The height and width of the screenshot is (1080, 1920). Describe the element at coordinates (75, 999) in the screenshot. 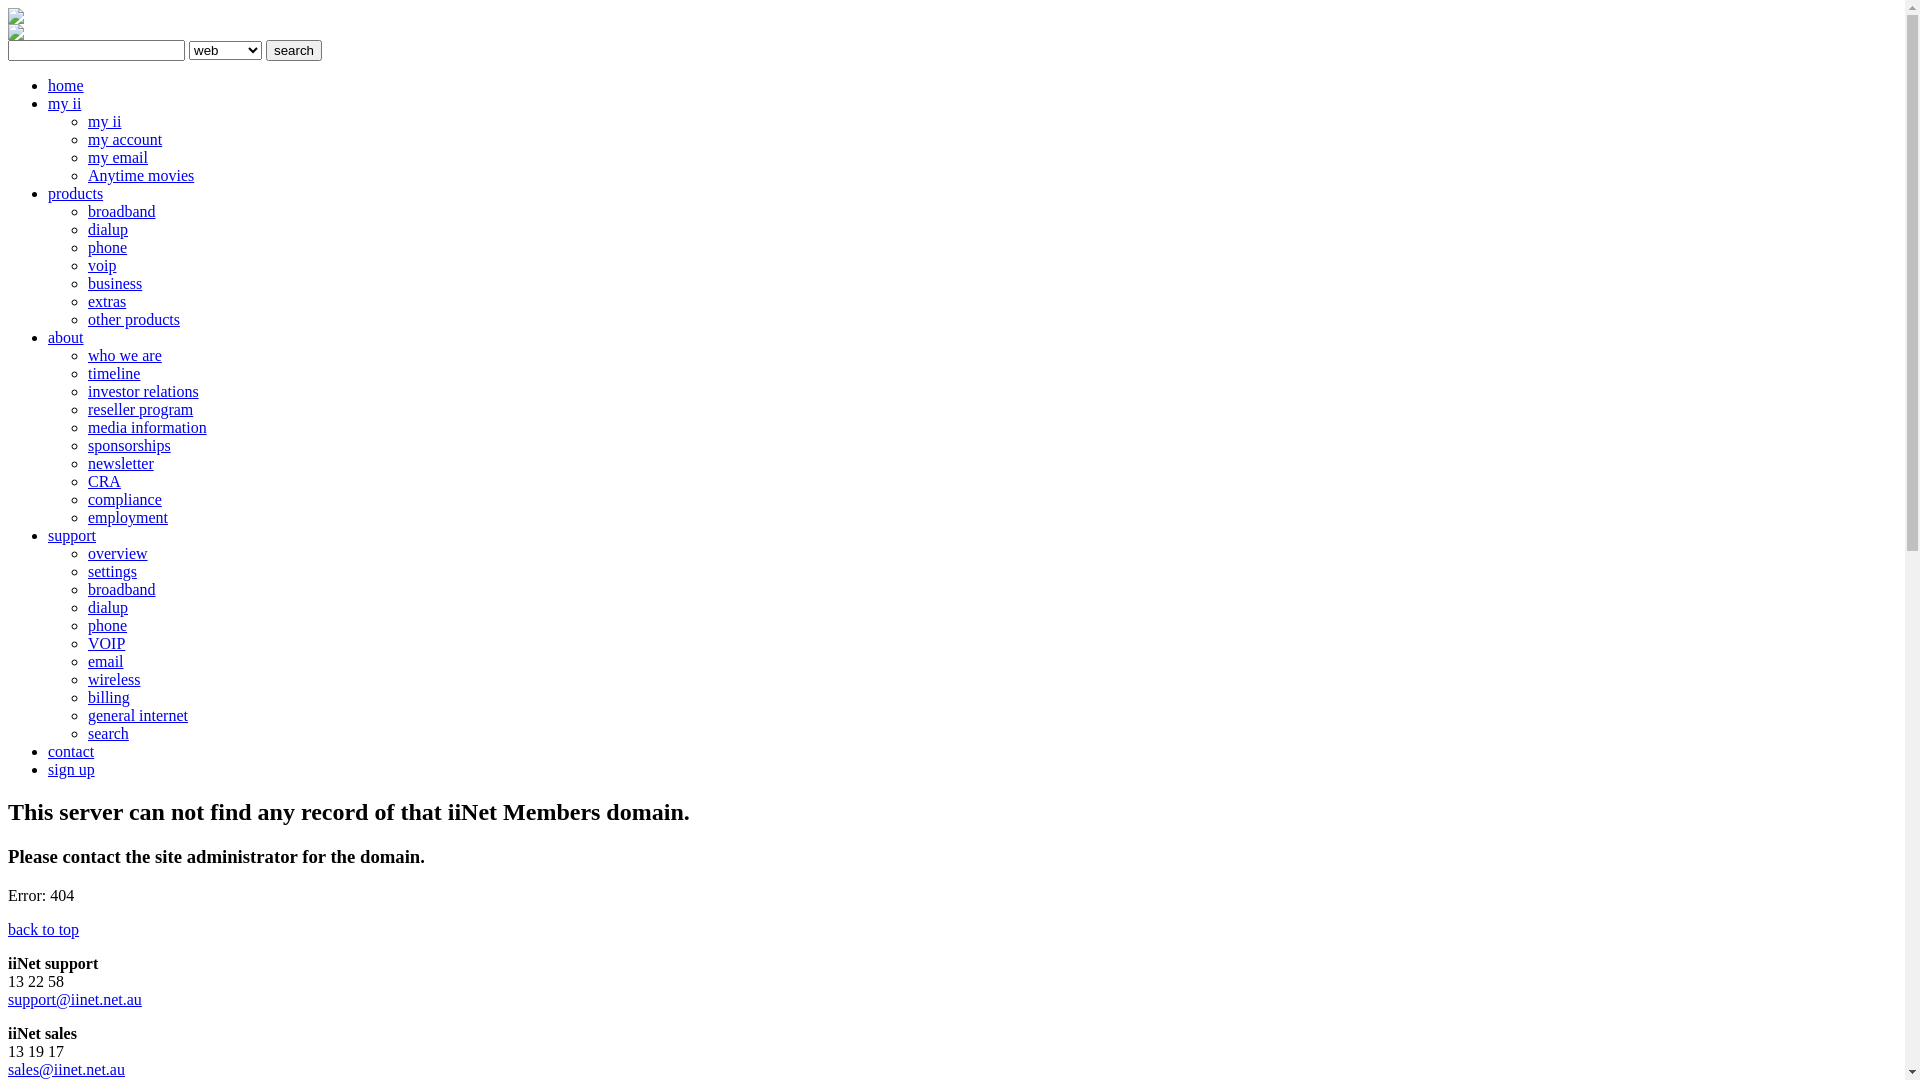

I see `'support@iinet.net.au'` at that location.